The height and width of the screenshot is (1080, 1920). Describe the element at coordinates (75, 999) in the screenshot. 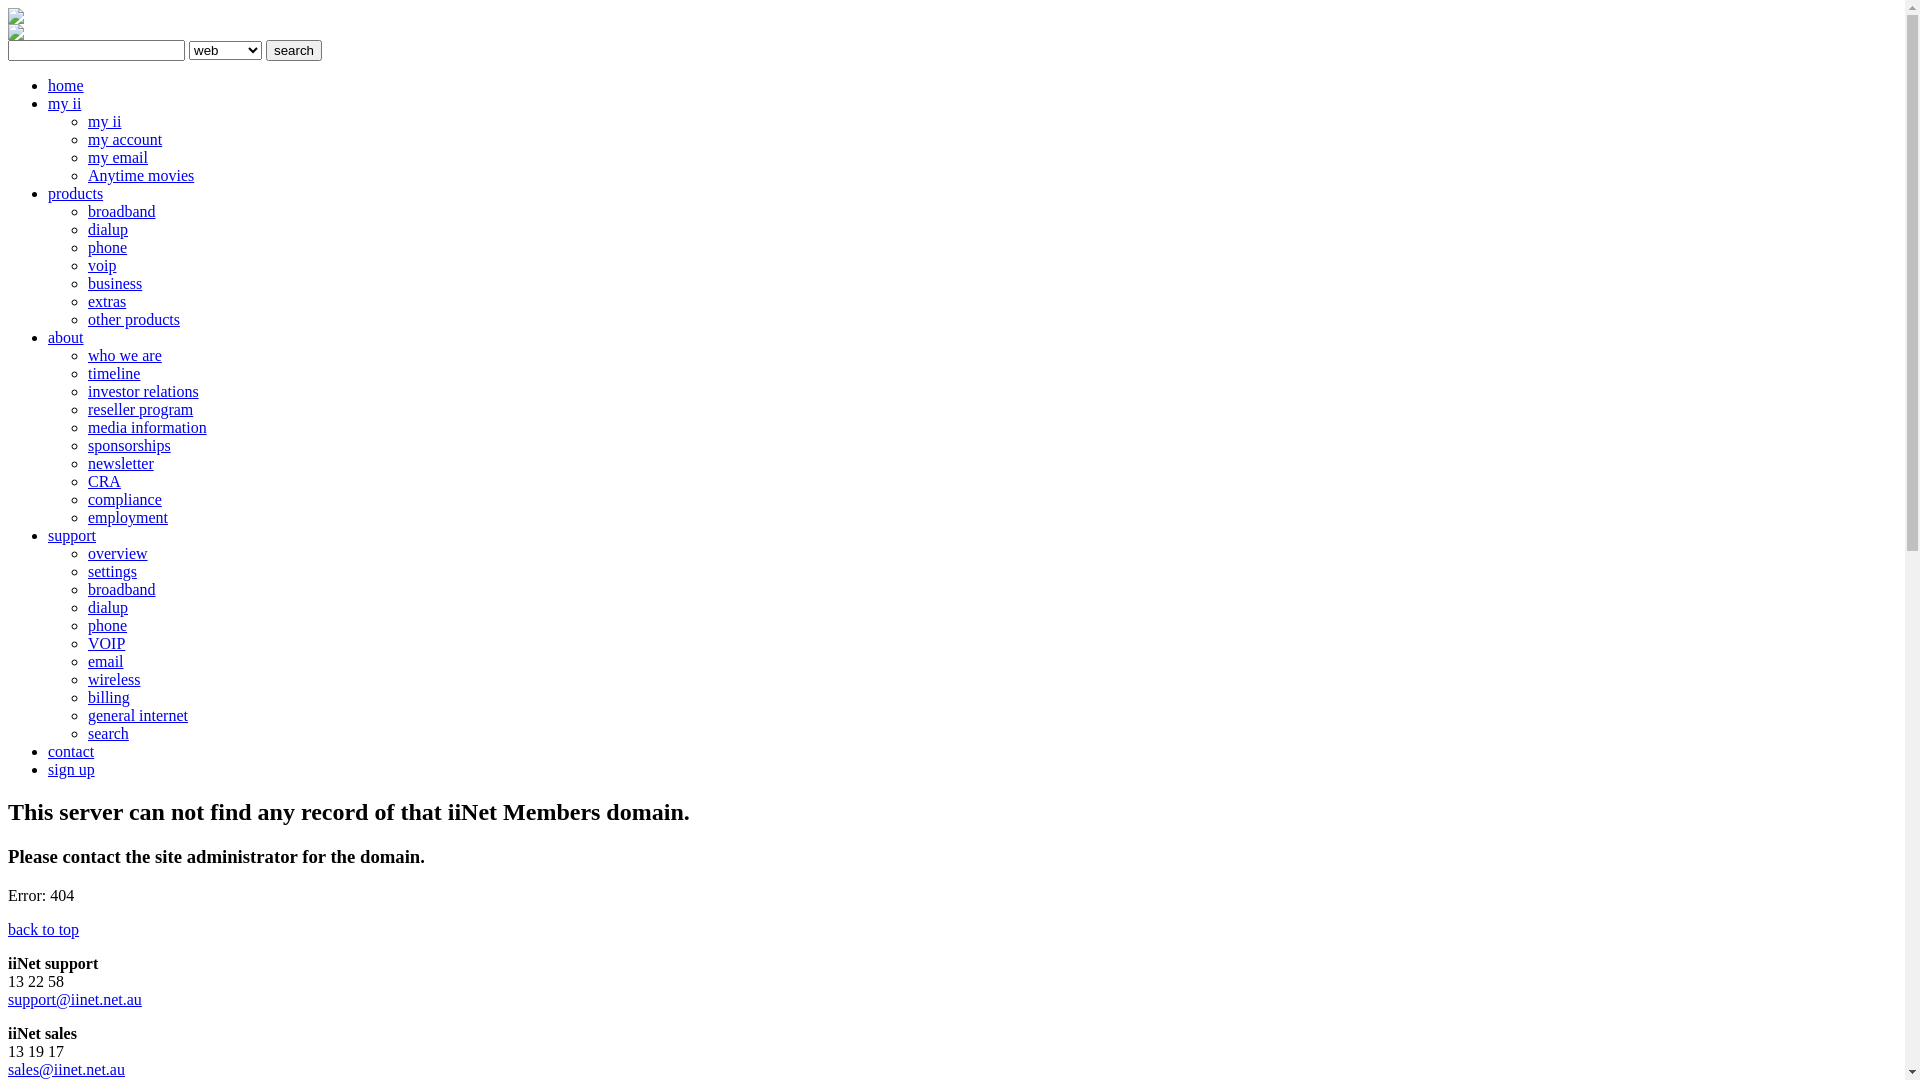

I see `'support@iinet.net.au'` at that location.